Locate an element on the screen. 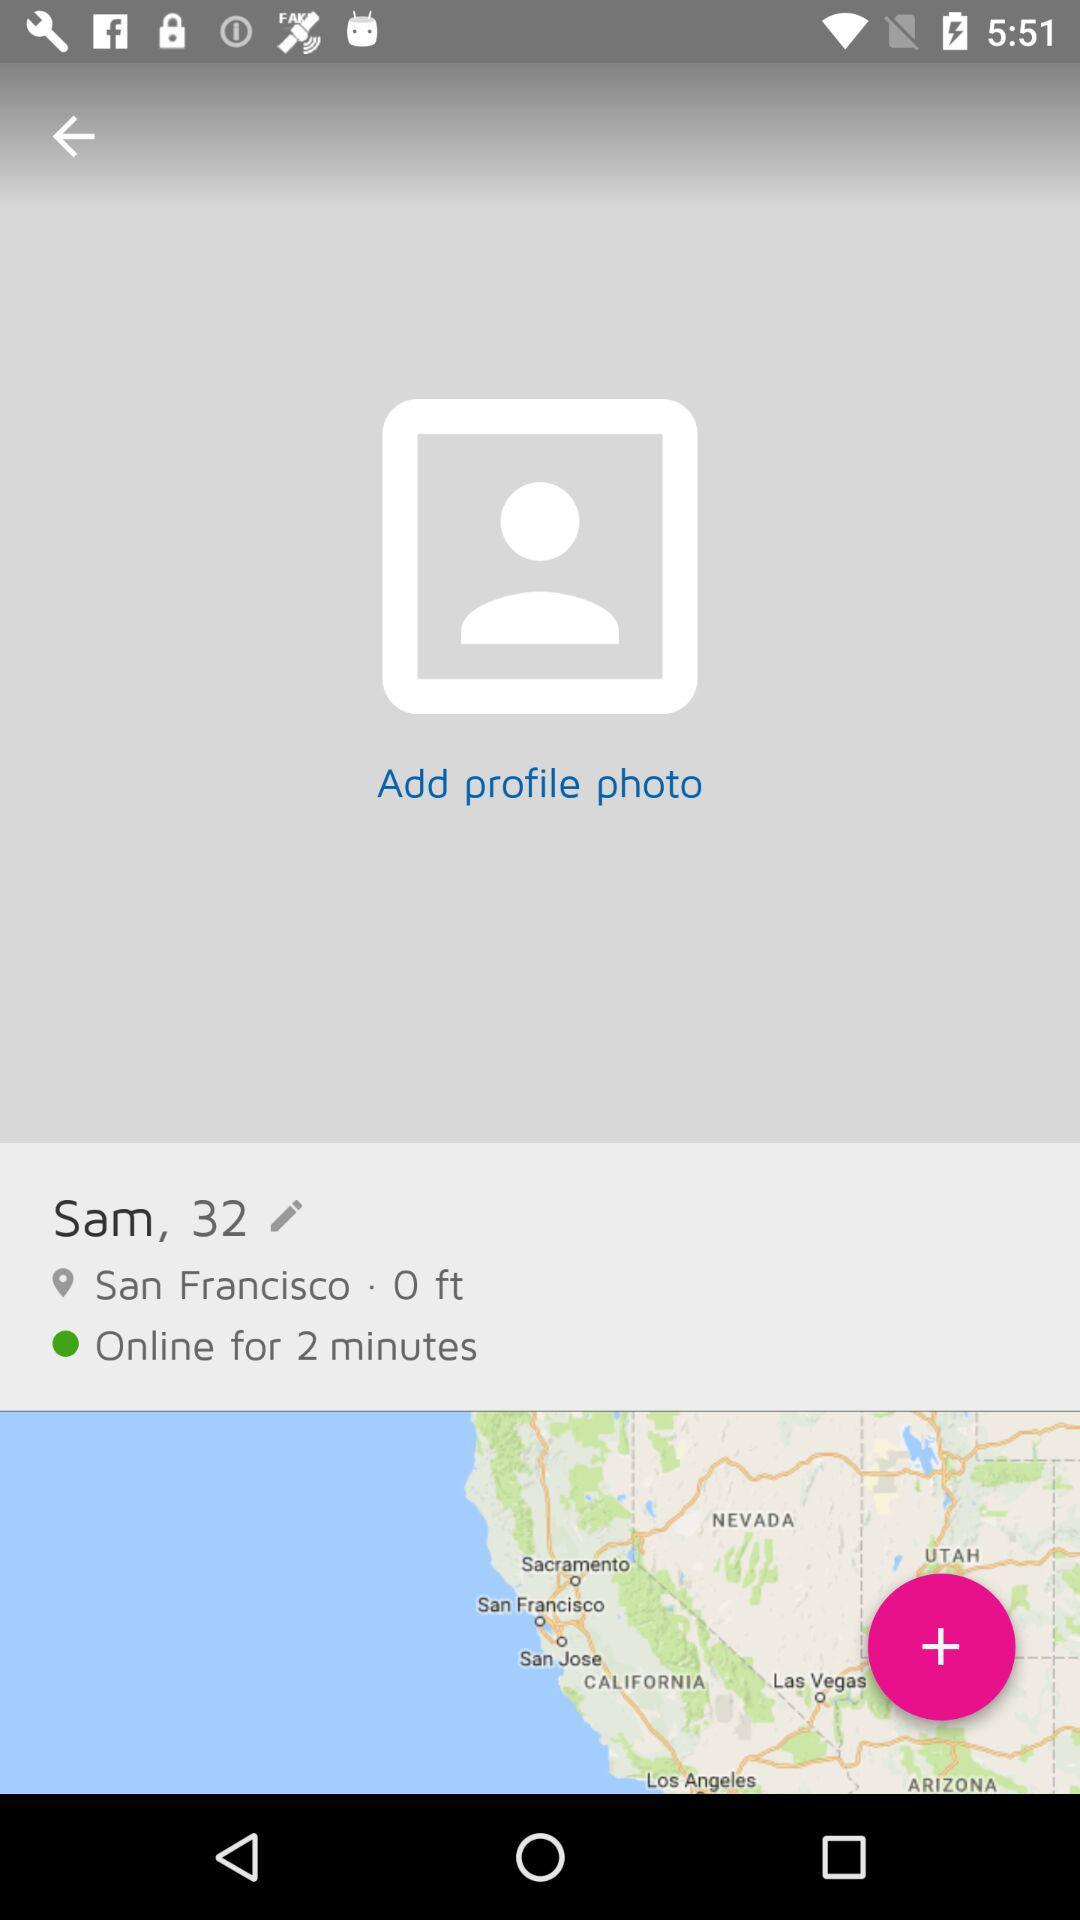  a new search is located at coordinates (941, 1654).